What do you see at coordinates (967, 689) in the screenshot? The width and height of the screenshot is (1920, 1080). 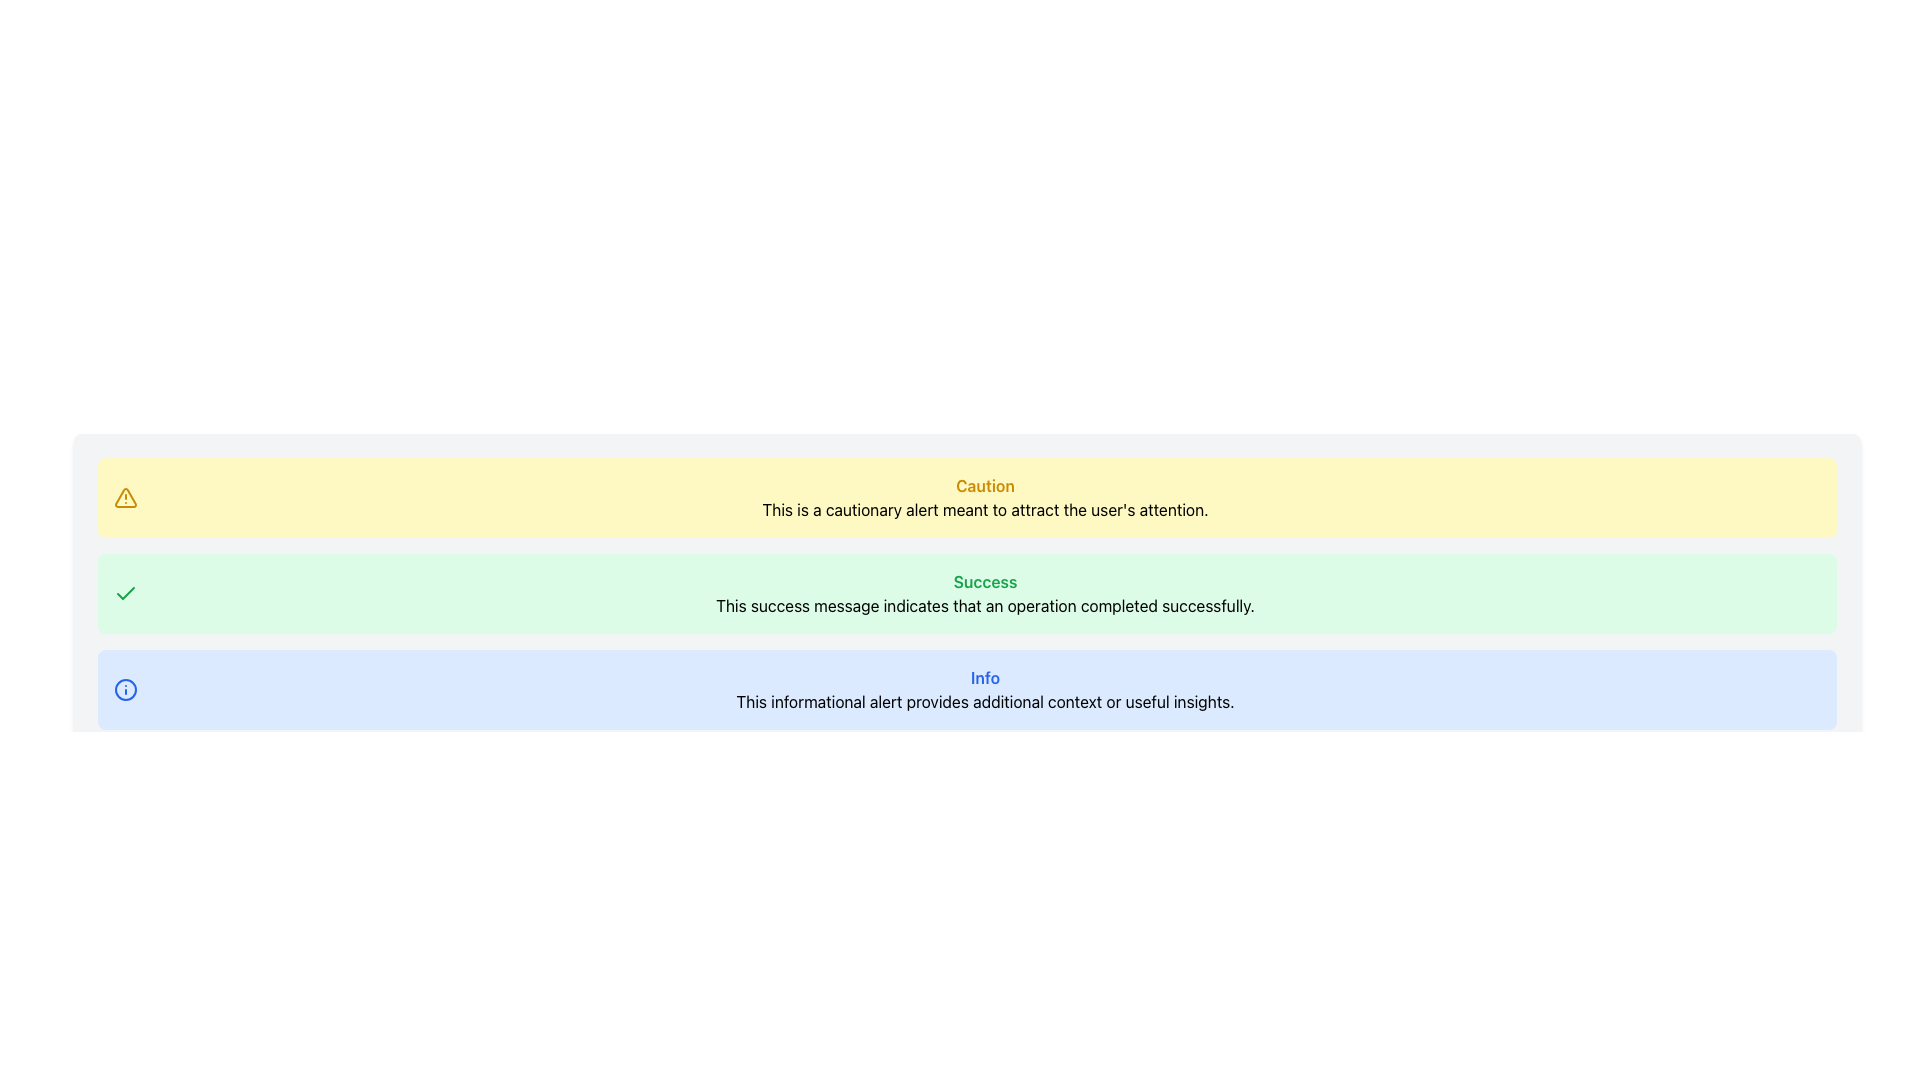 I see `the Informational alert message box with a blue background and rounded corners, which contains the title 'Info' and is located at the bottom of the notification stack` at bounding box center [967, 689].